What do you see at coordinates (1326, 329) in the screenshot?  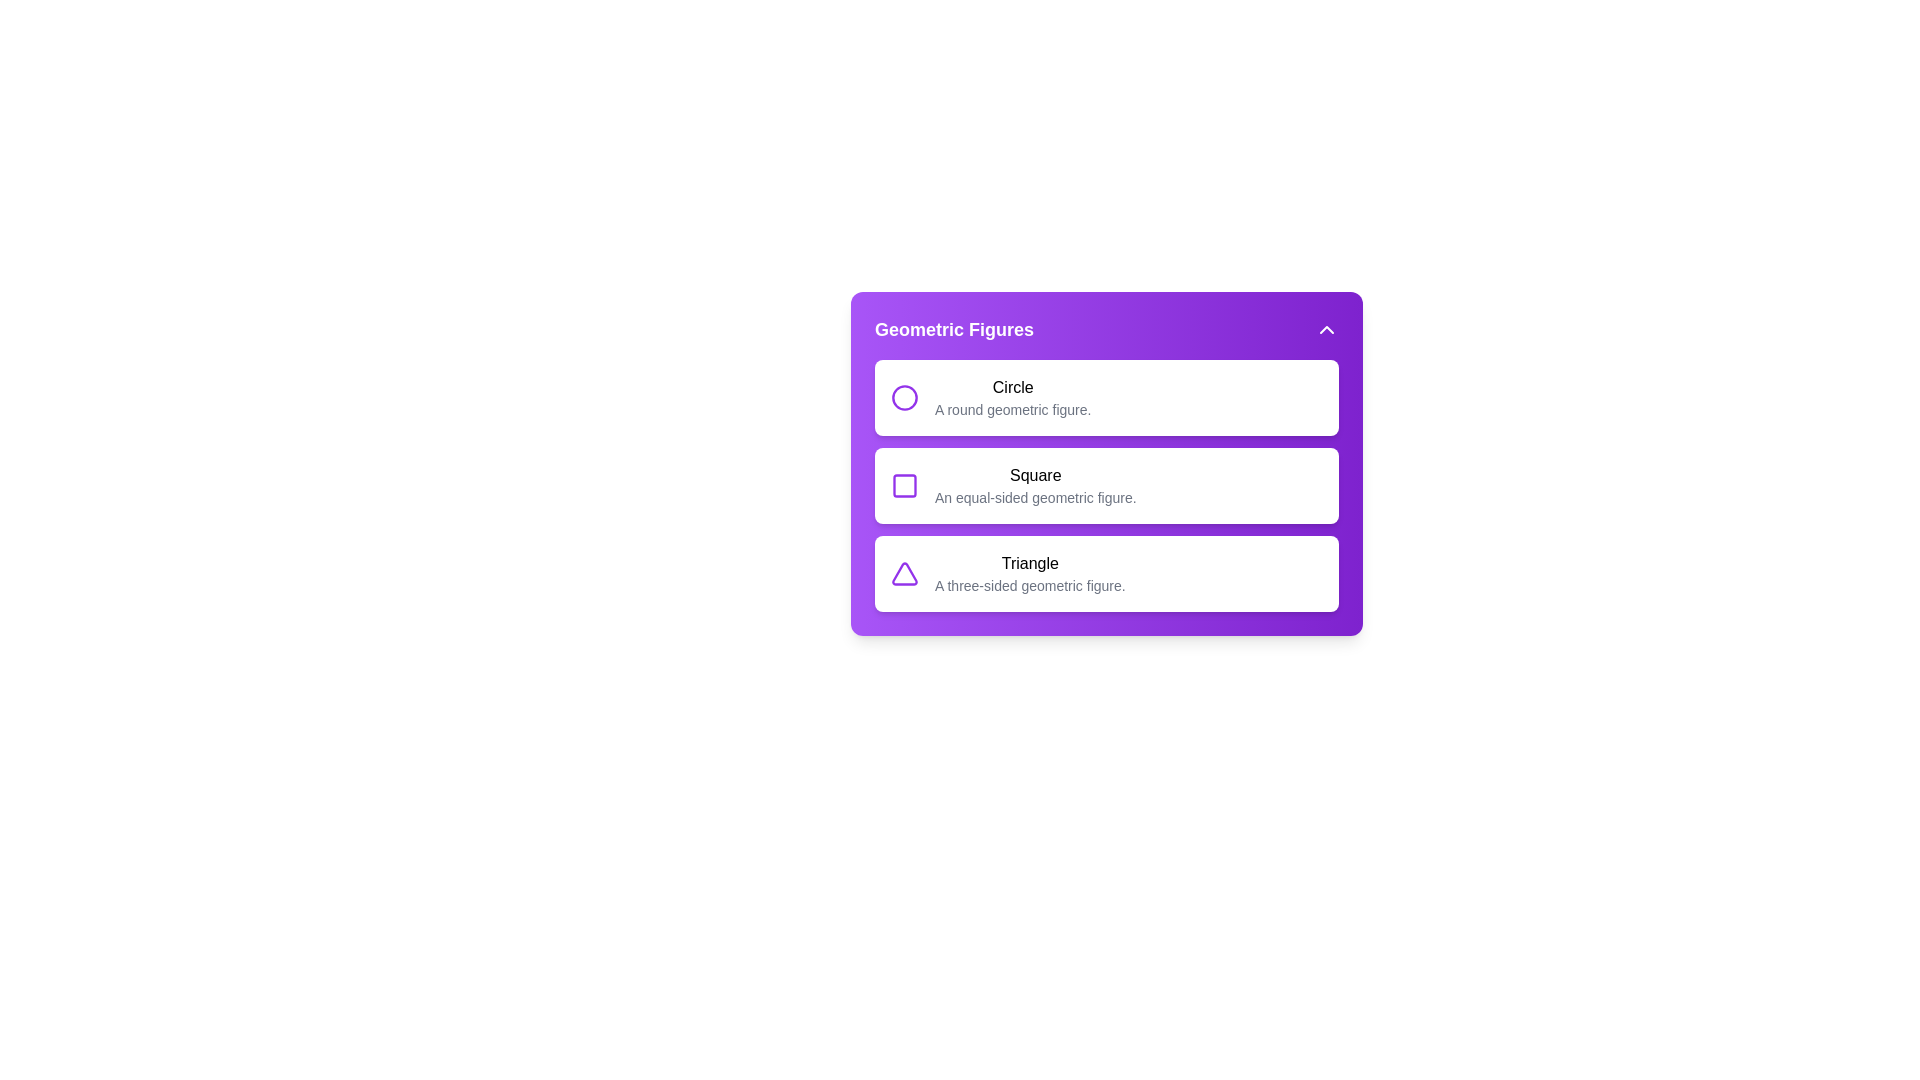 I see `the chevron button to toggle the menu visibility` at bounding box center [1326, 329].